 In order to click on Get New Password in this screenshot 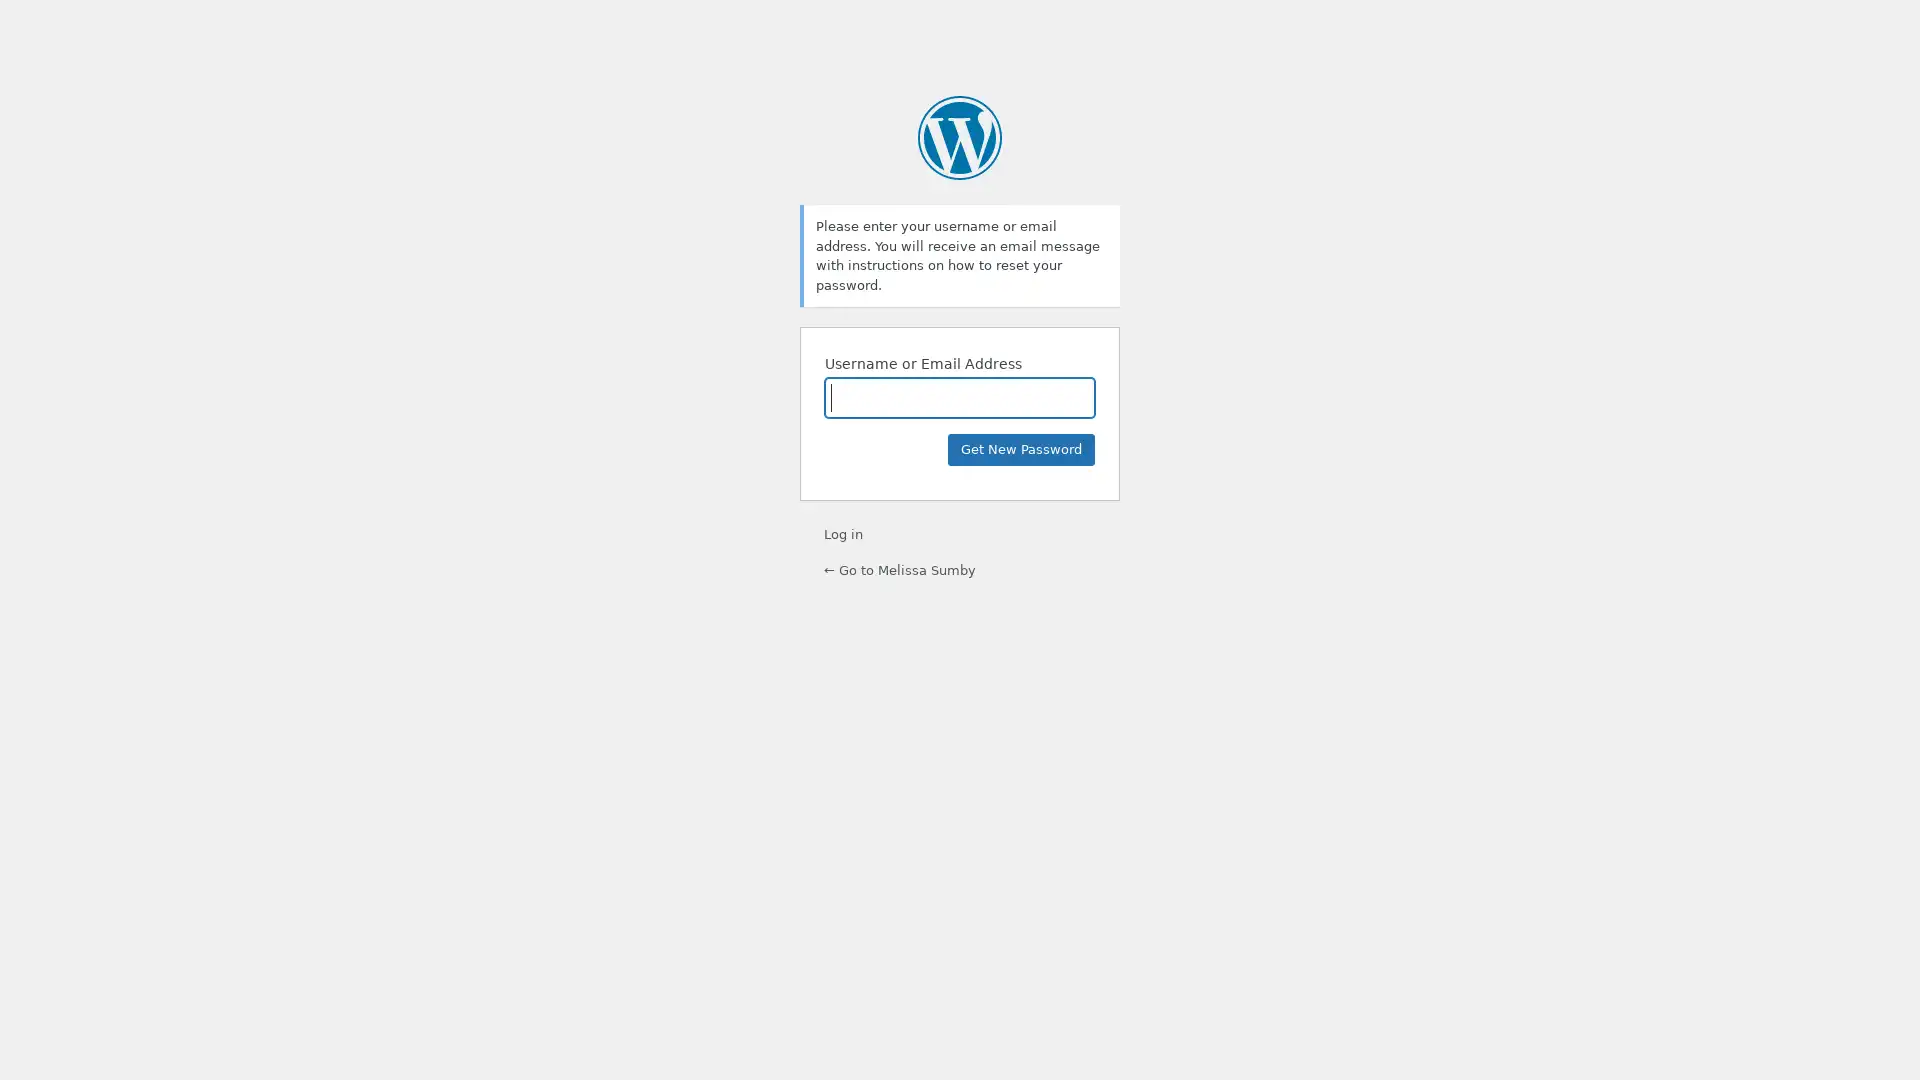, I will do `click(1021, 450)`.